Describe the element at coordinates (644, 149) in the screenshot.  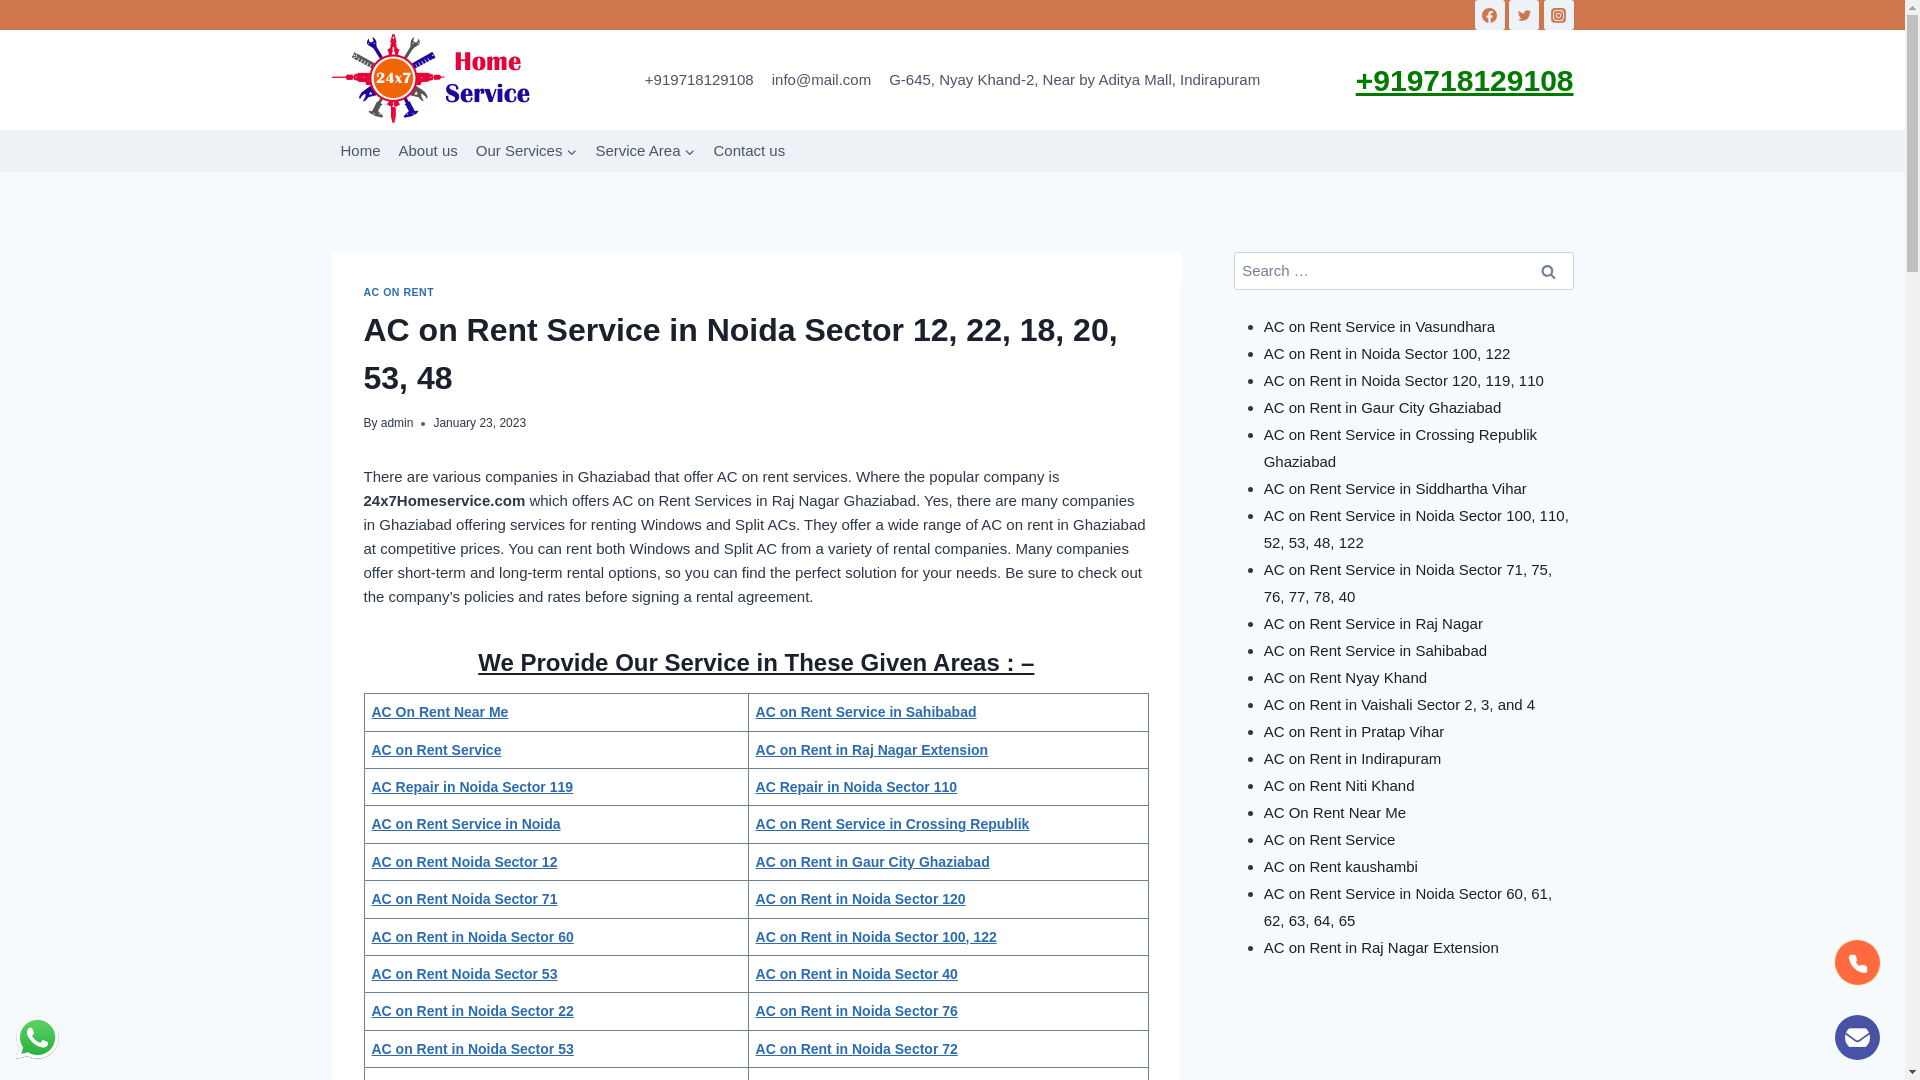
I see `'Service Area'` at that location.